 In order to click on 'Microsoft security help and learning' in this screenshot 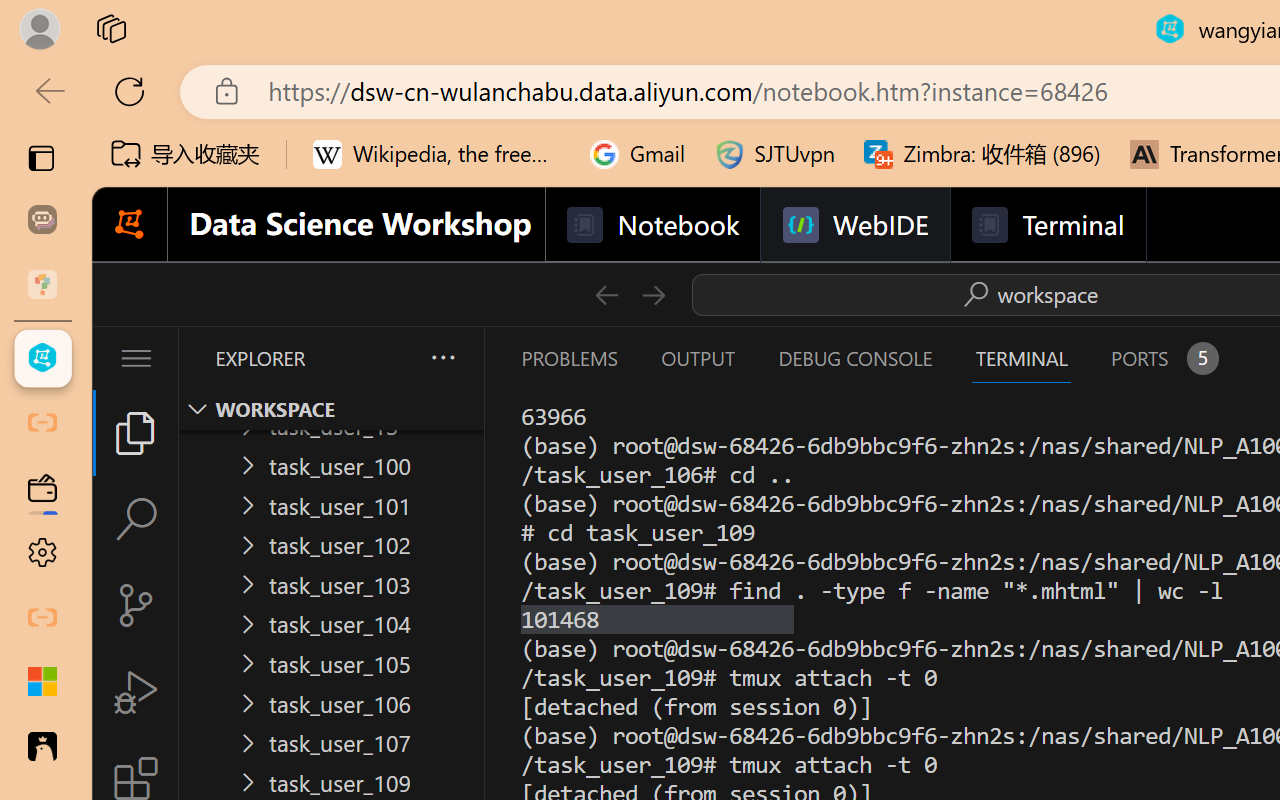, I will do `click(42, 682)`.